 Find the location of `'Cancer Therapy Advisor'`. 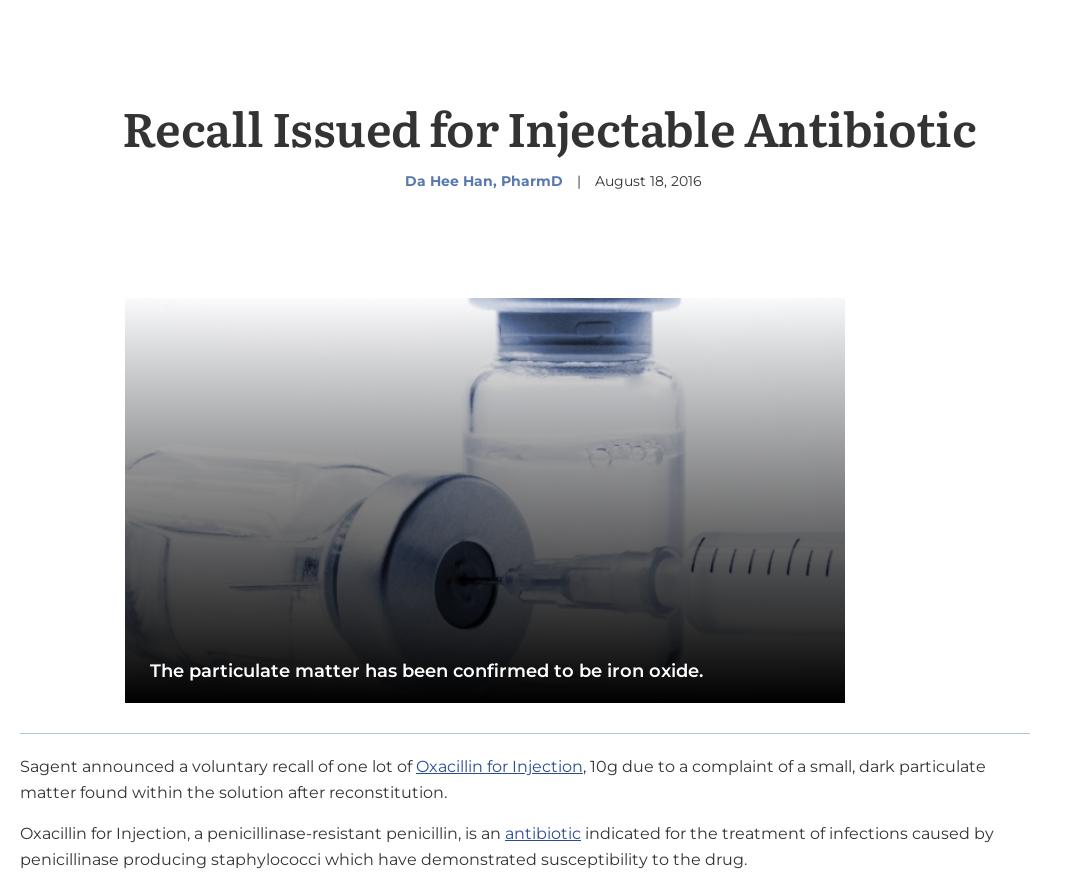

'Cancer Therapy Advisor' is located at coordinates (720, 855).